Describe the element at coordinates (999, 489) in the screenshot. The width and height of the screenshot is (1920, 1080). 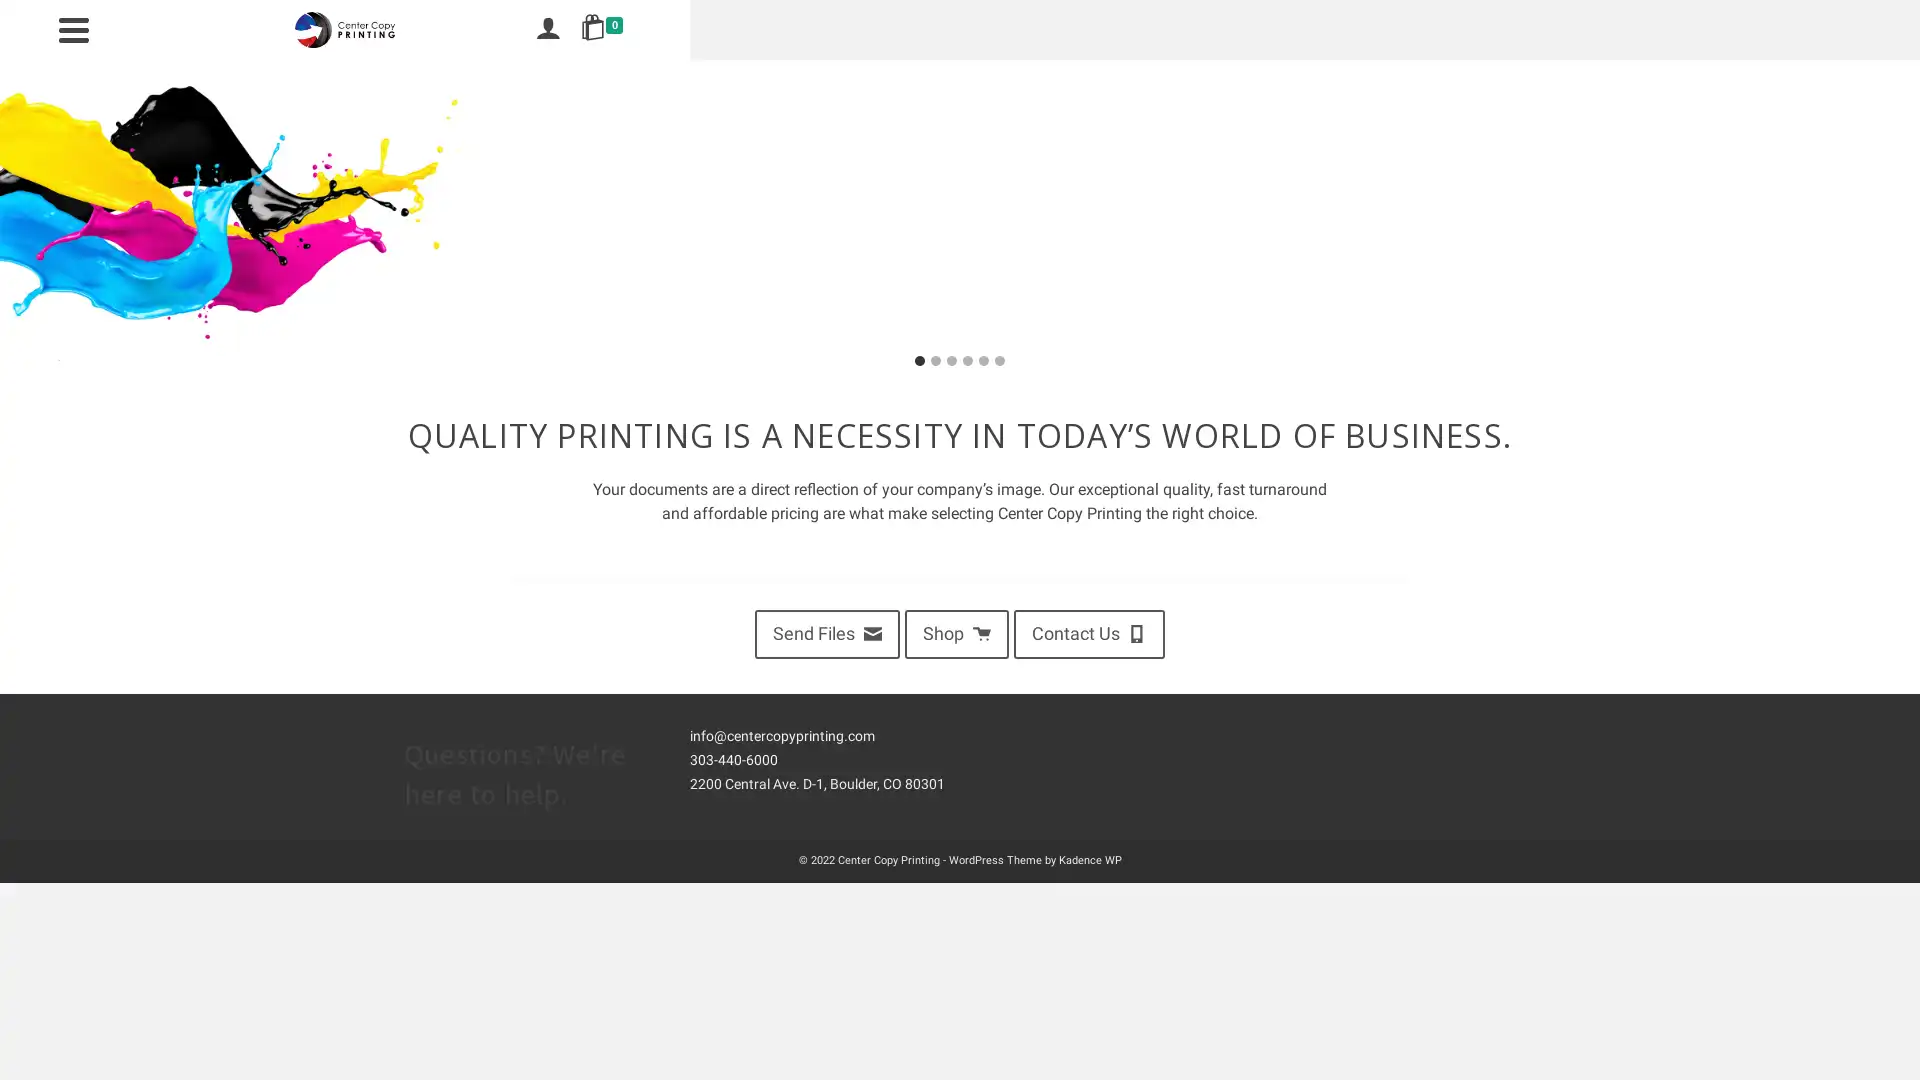
I see `Go to slide 6` at that location.